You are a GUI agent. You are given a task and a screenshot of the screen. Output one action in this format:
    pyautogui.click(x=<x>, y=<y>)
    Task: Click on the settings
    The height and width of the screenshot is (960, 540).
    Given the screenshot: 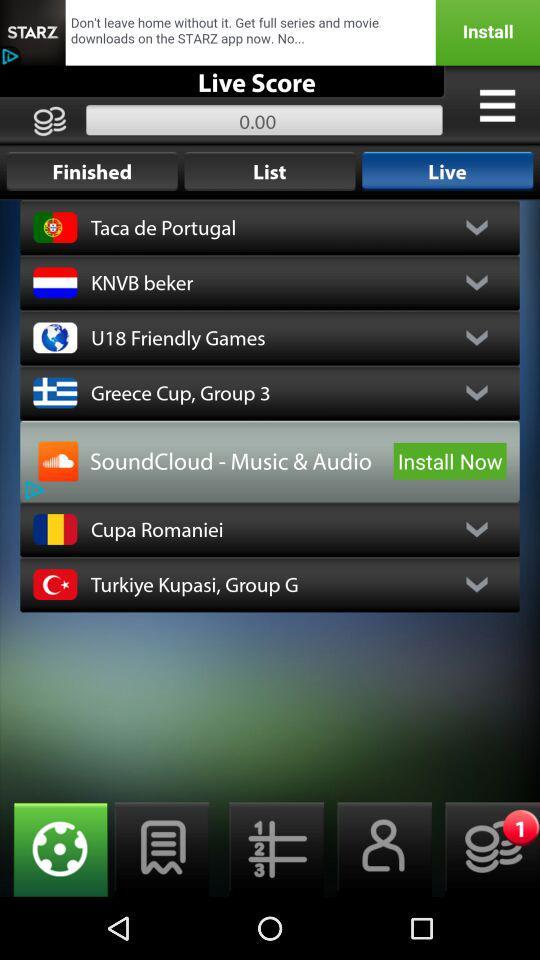 What is the action you would take?
    pyautogui.click(x=270, y=848)
    